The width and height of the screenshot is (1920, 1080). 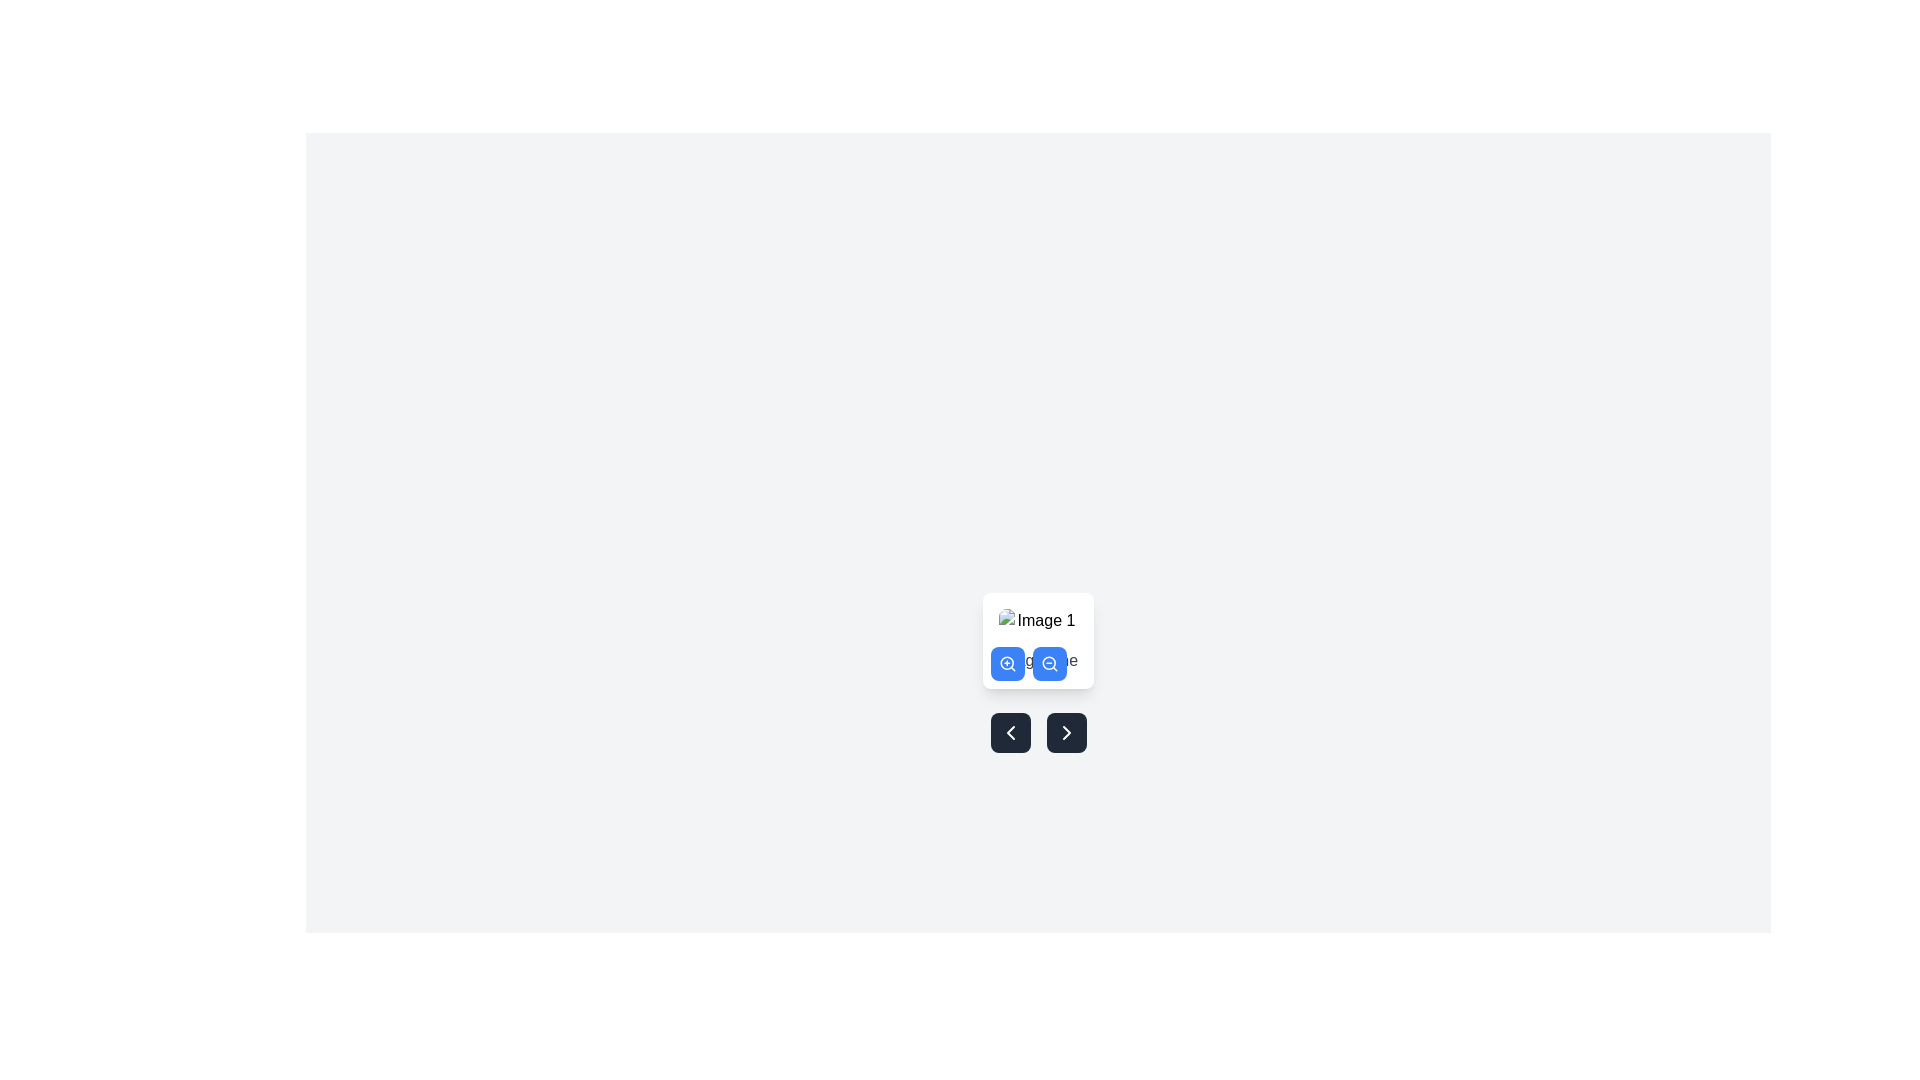 I want to click on the left arrow button, so click(x=1010, y=732).